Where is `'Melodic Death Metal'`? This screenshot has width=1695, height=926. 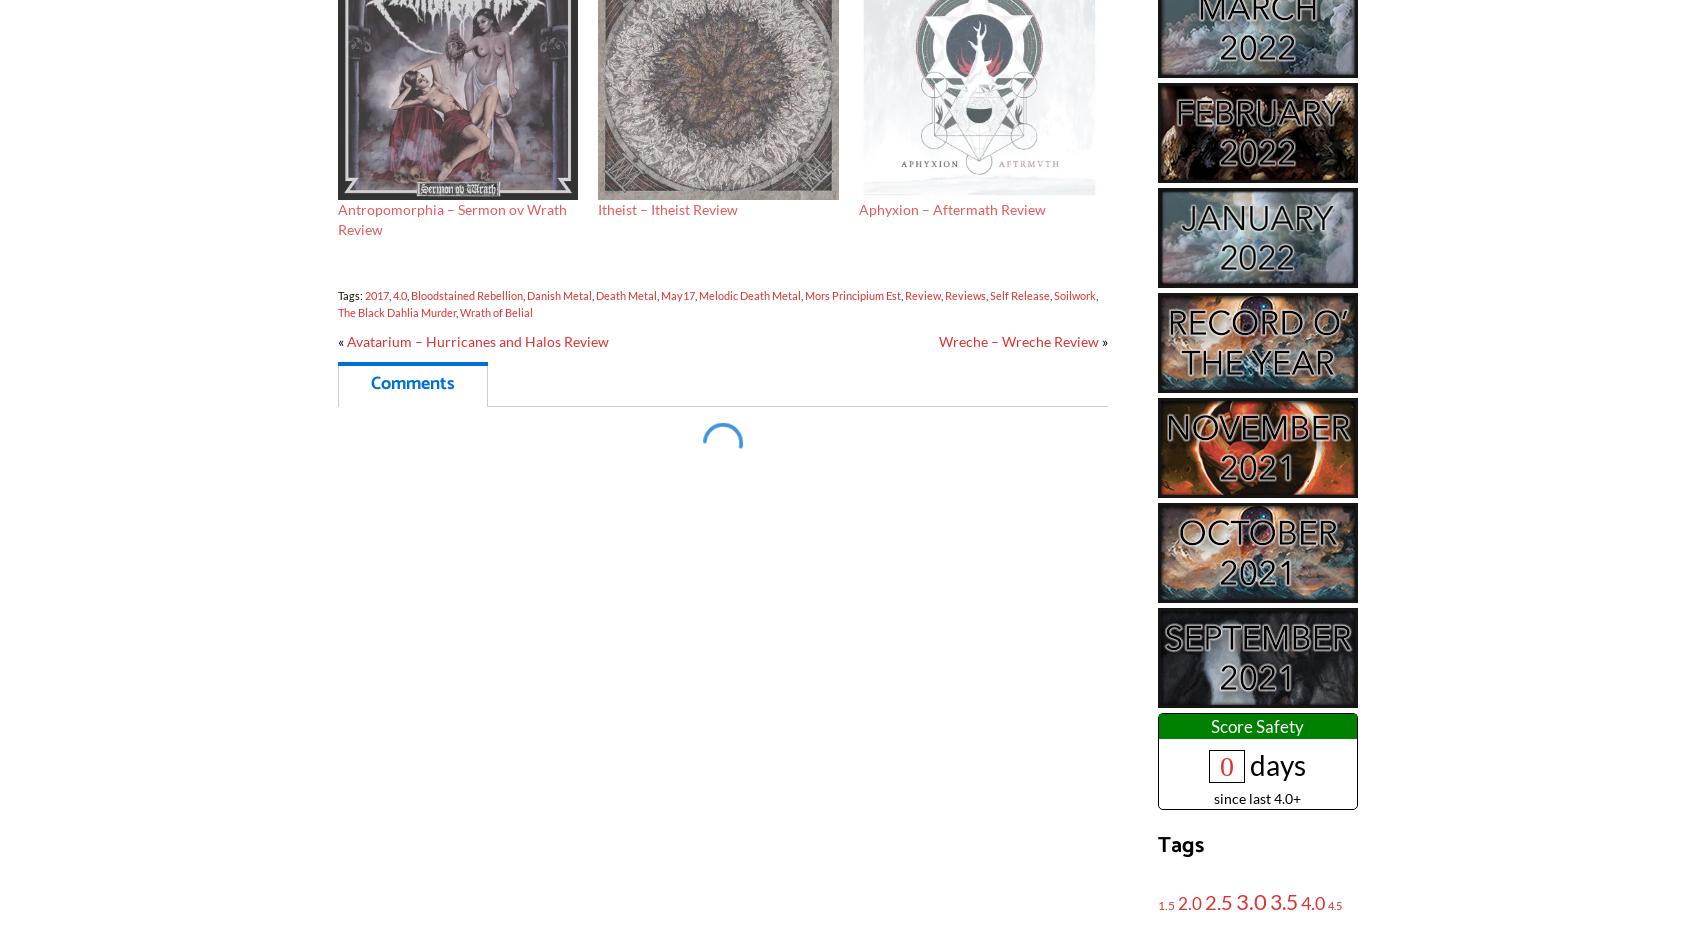 'Melodic Death Metal' is located at coordinates (698, 295).